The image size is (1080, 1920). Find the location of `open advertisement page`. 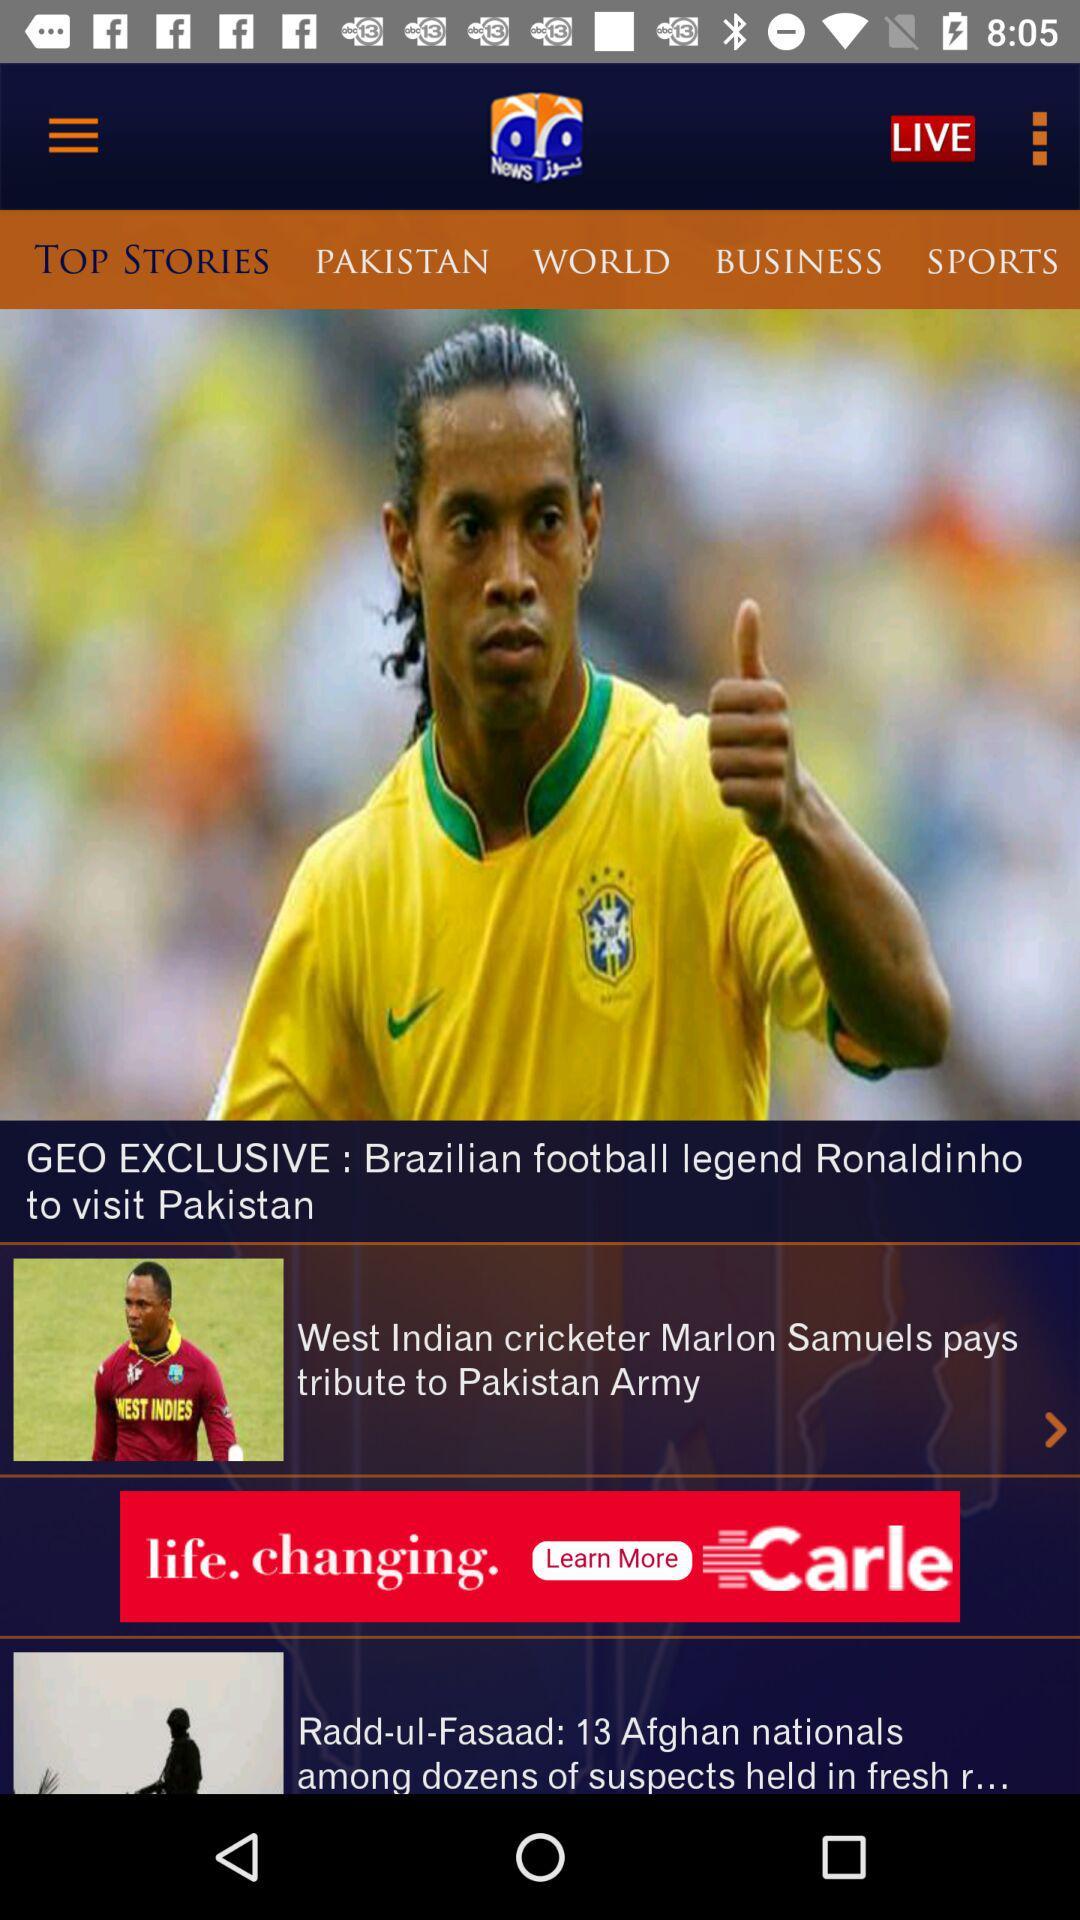

open advertisement page is located at coordinates (540, 1555).